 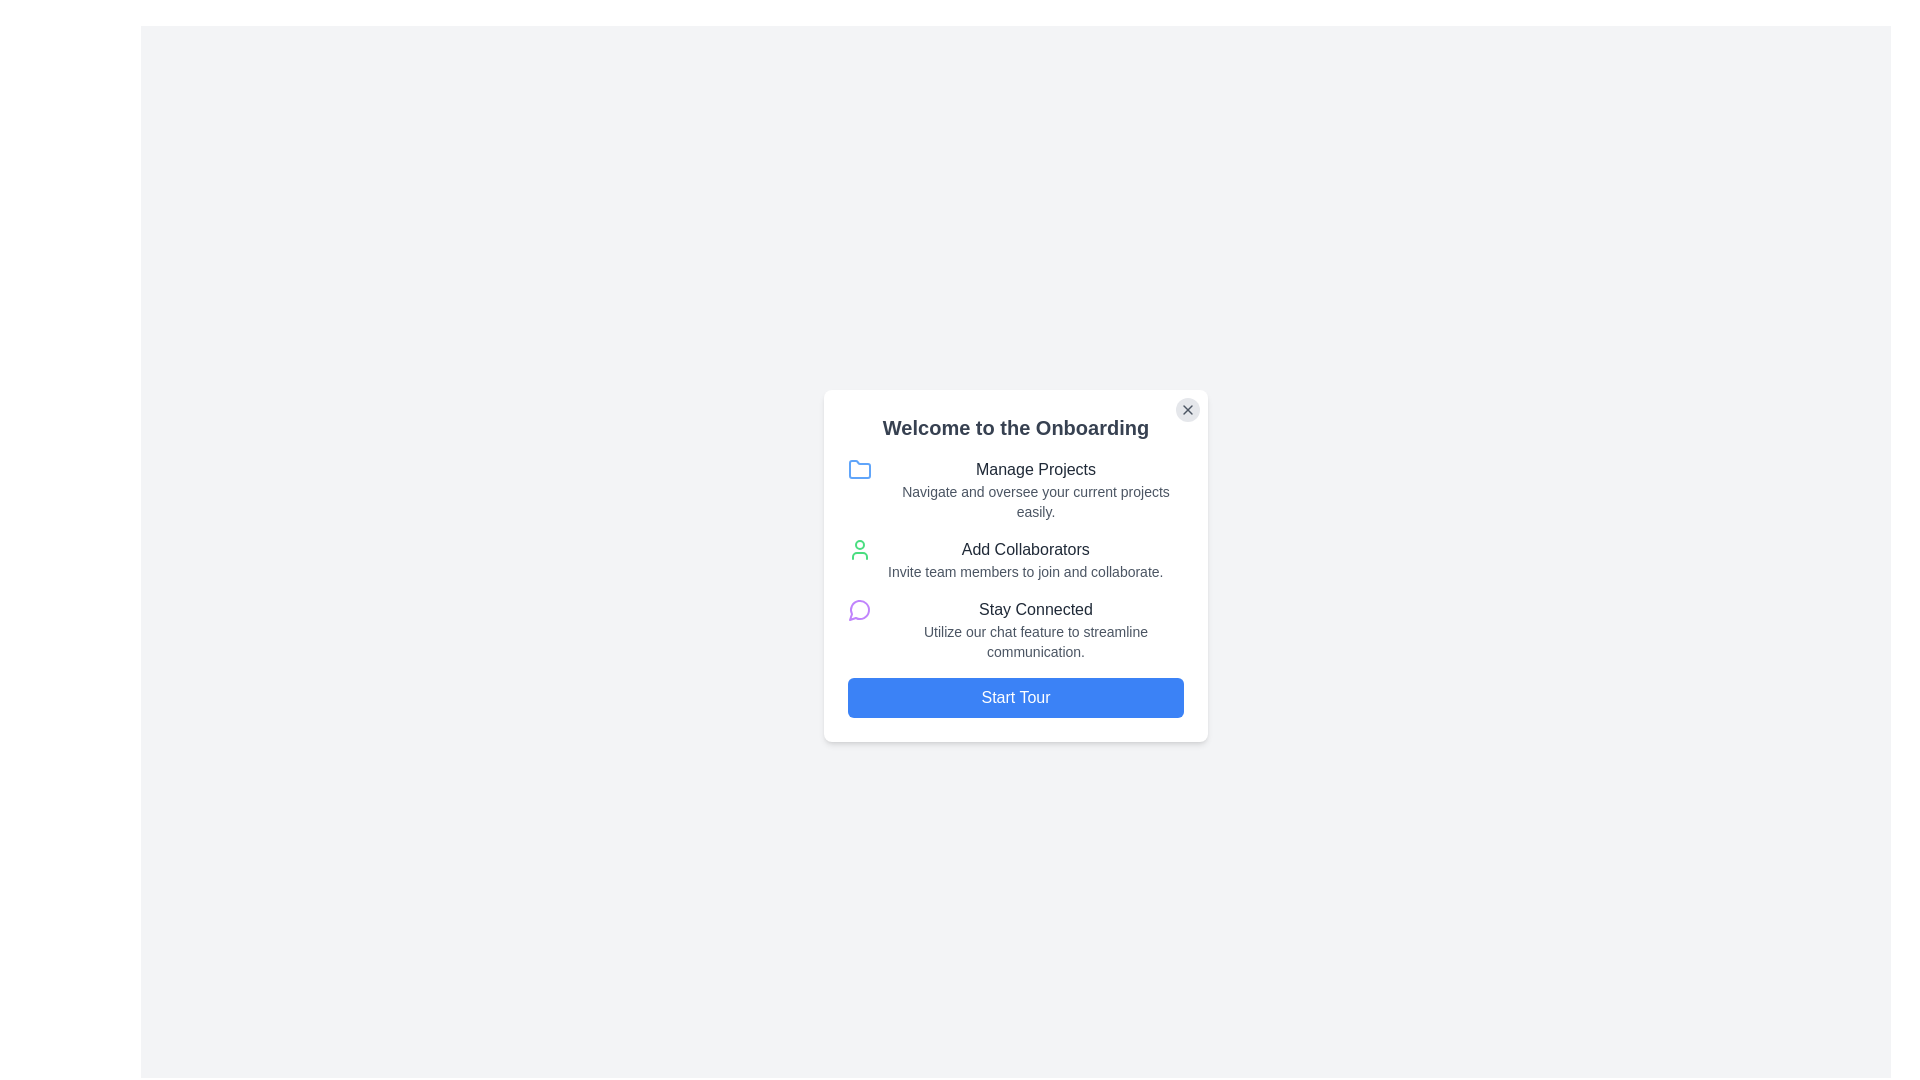 What do you see at coordinates (1025, 571) in the screenshot?
I see `the static text that states 'Invite team members to join and collaborate,' which is positioned beneath the title 'Add Collaborators' in the application's welcome pop-up panel` at bounding box center [1025, 571].